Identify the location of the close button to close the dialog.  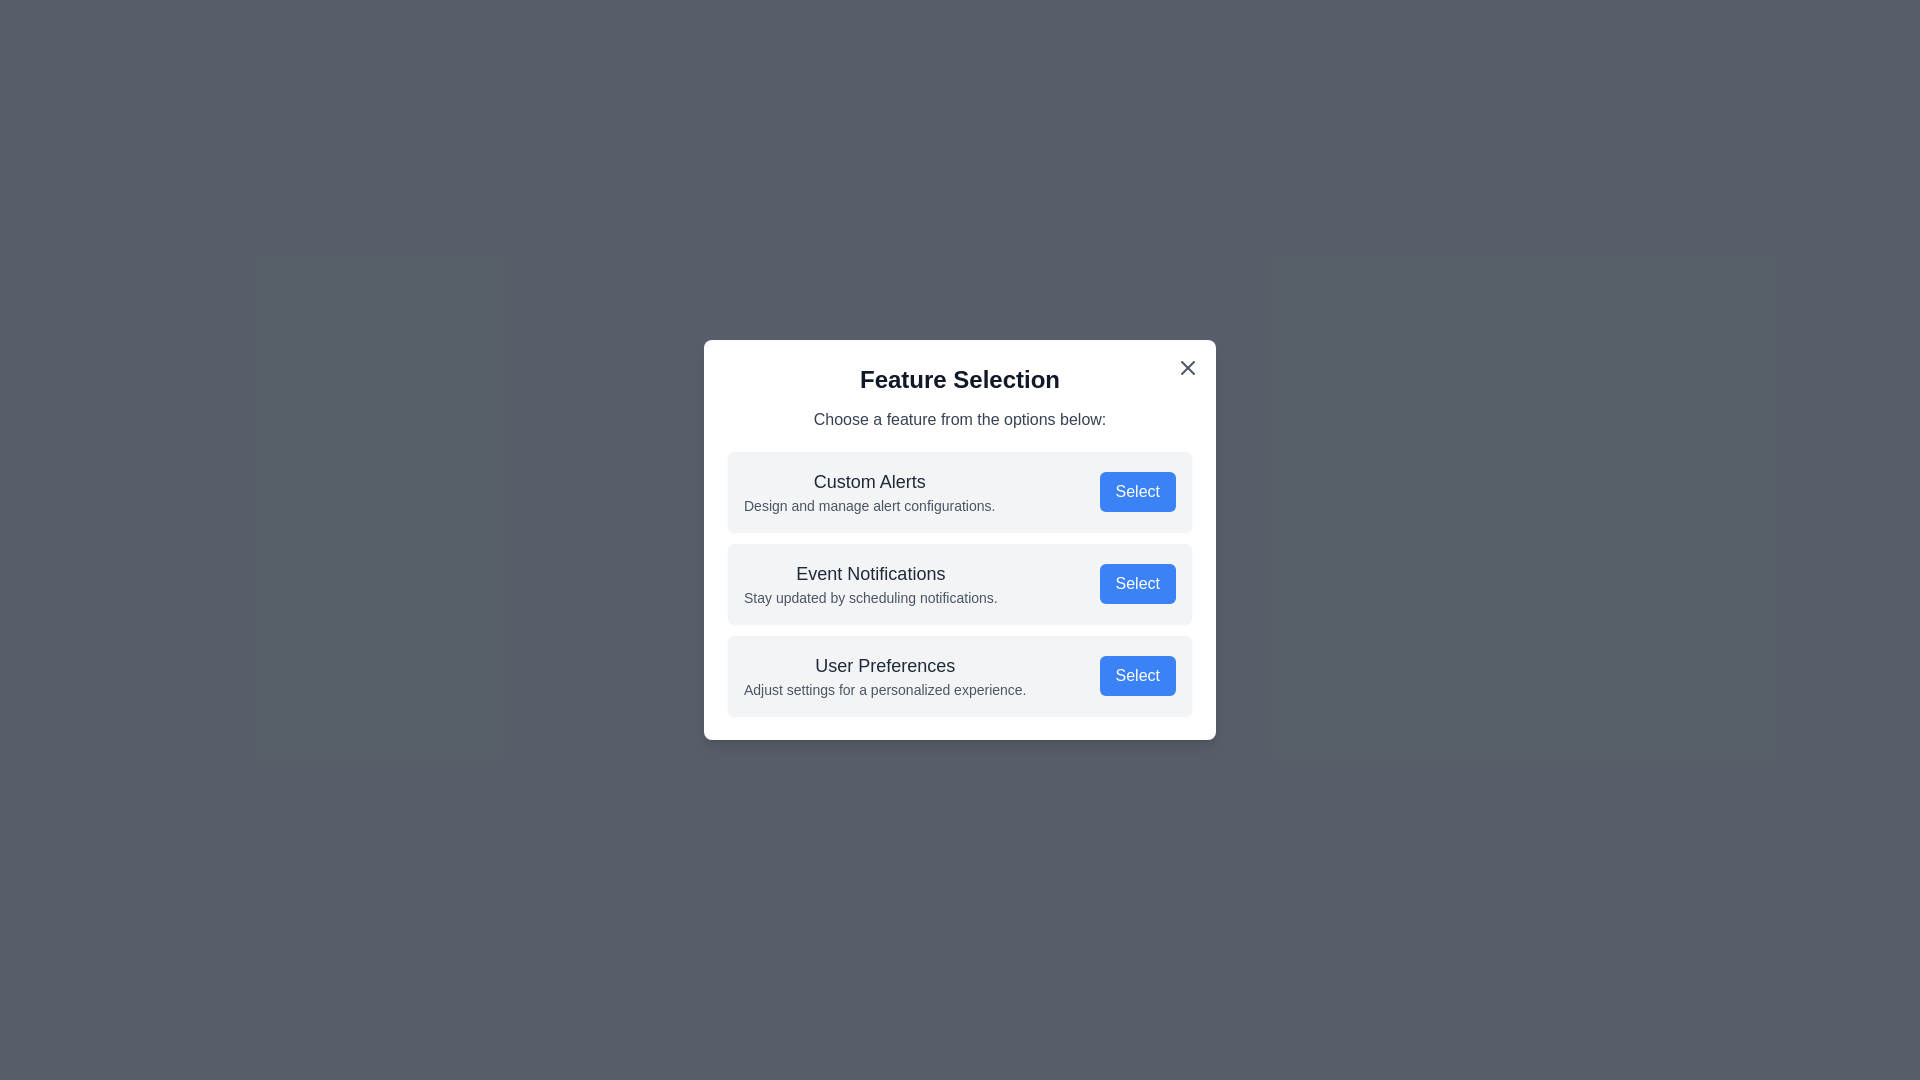
(1188, 367).